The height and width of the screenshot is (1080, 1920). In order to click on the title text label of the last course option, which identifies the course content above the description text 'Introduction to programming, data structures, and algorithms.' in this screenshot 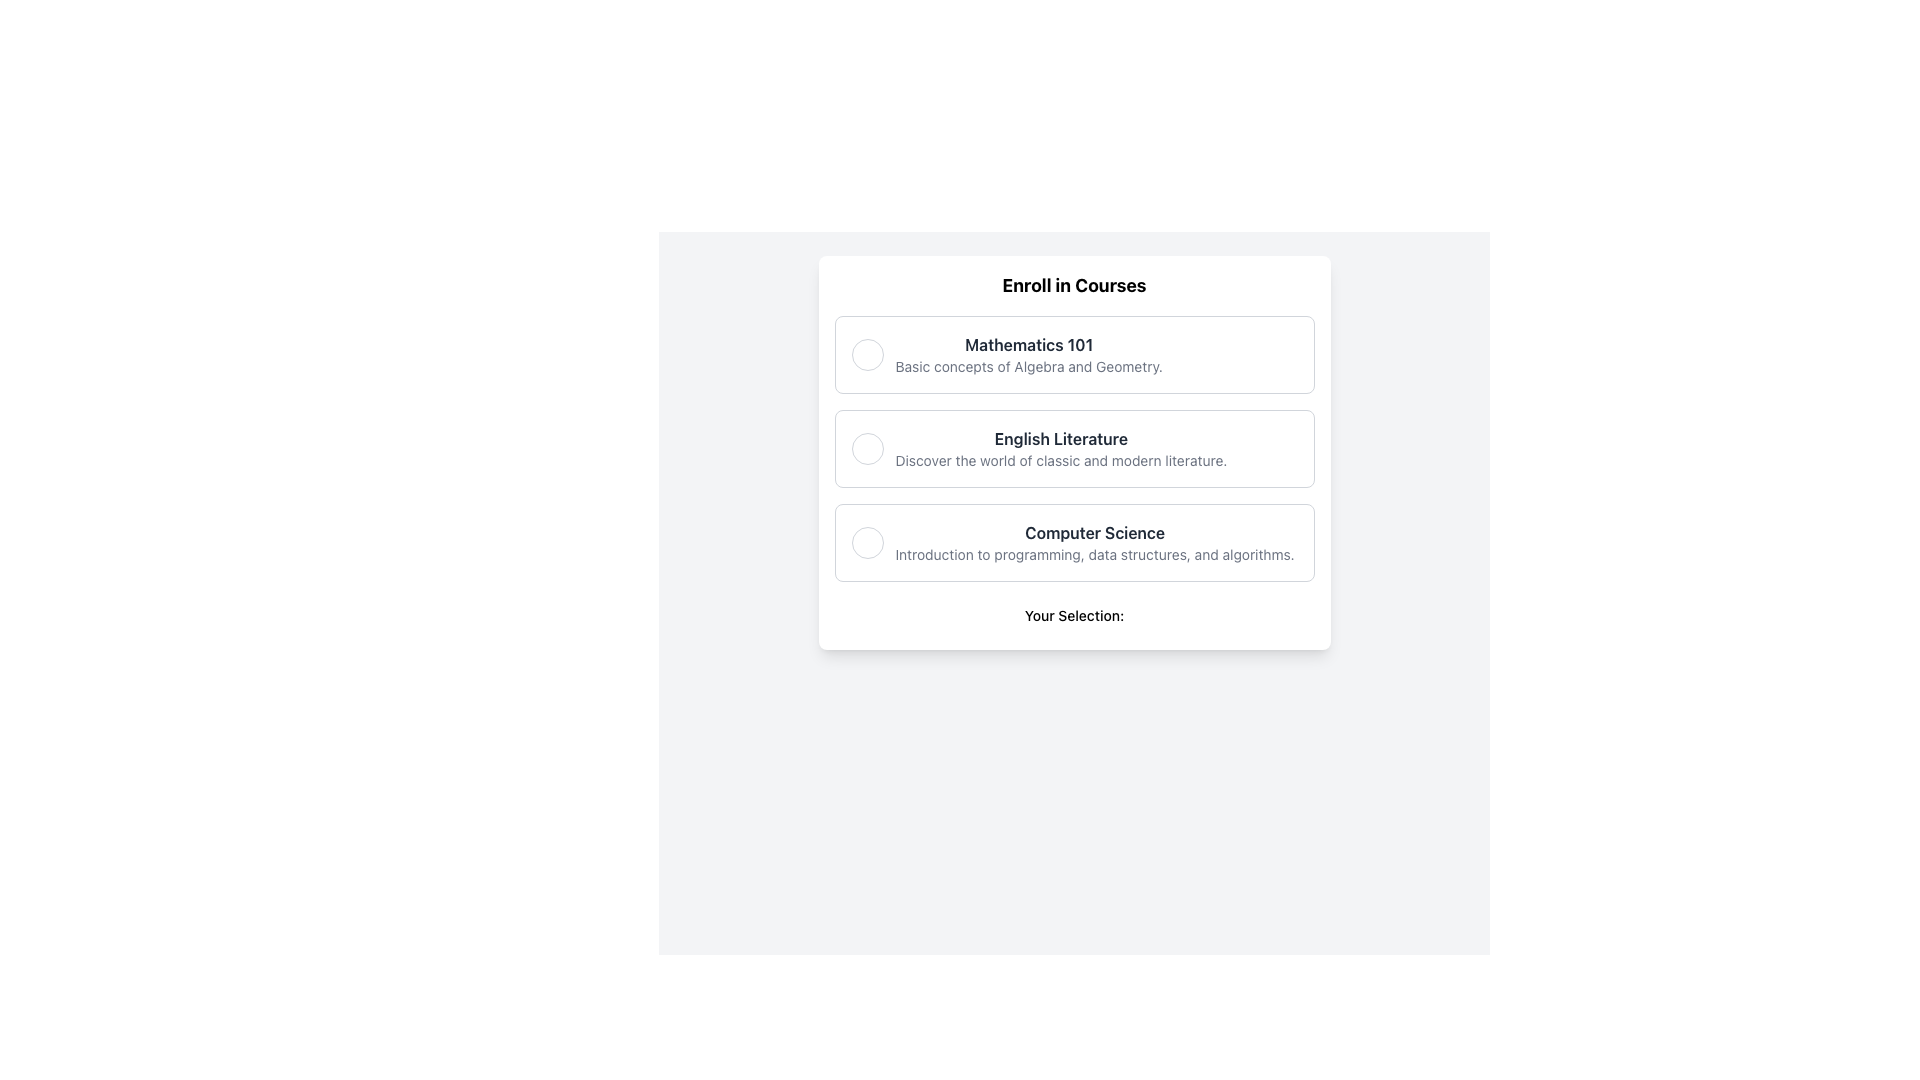, I will do `click(1094, 531)`.